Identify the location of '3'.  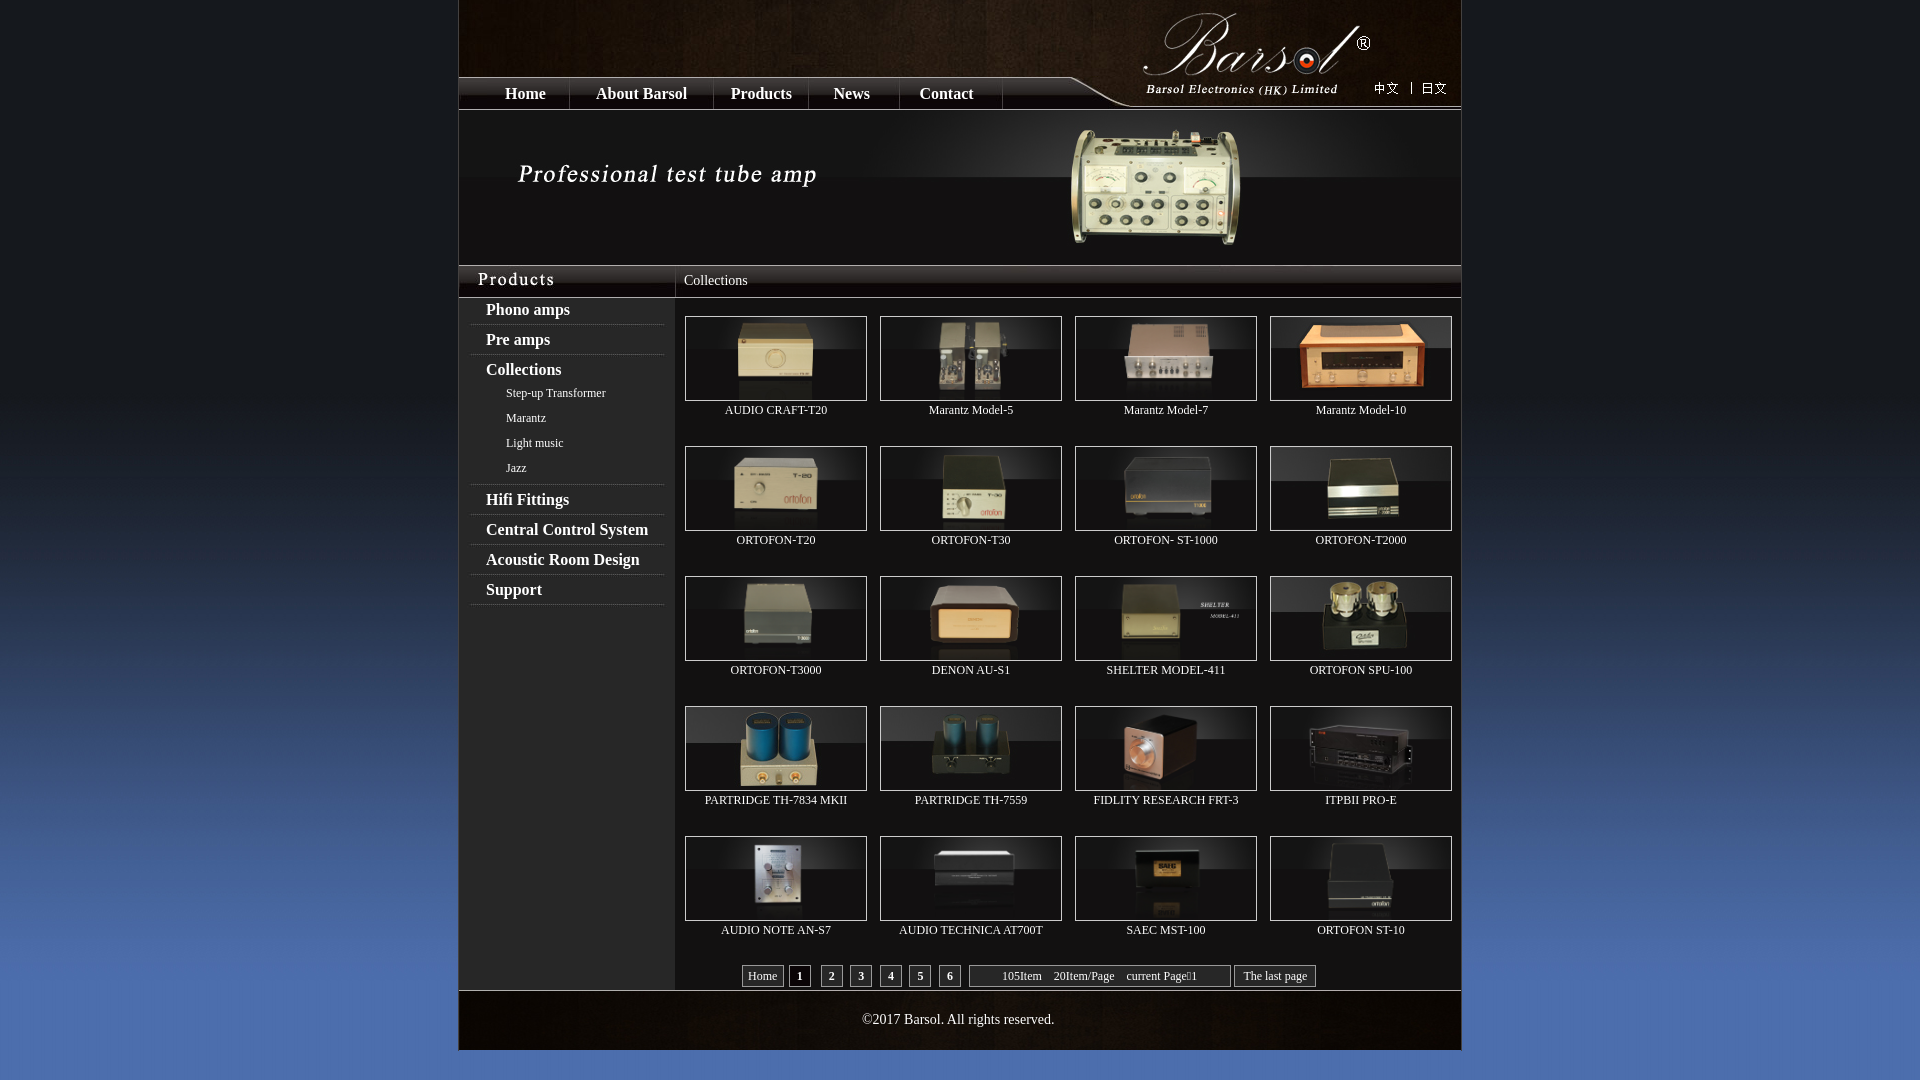
(860, 974).